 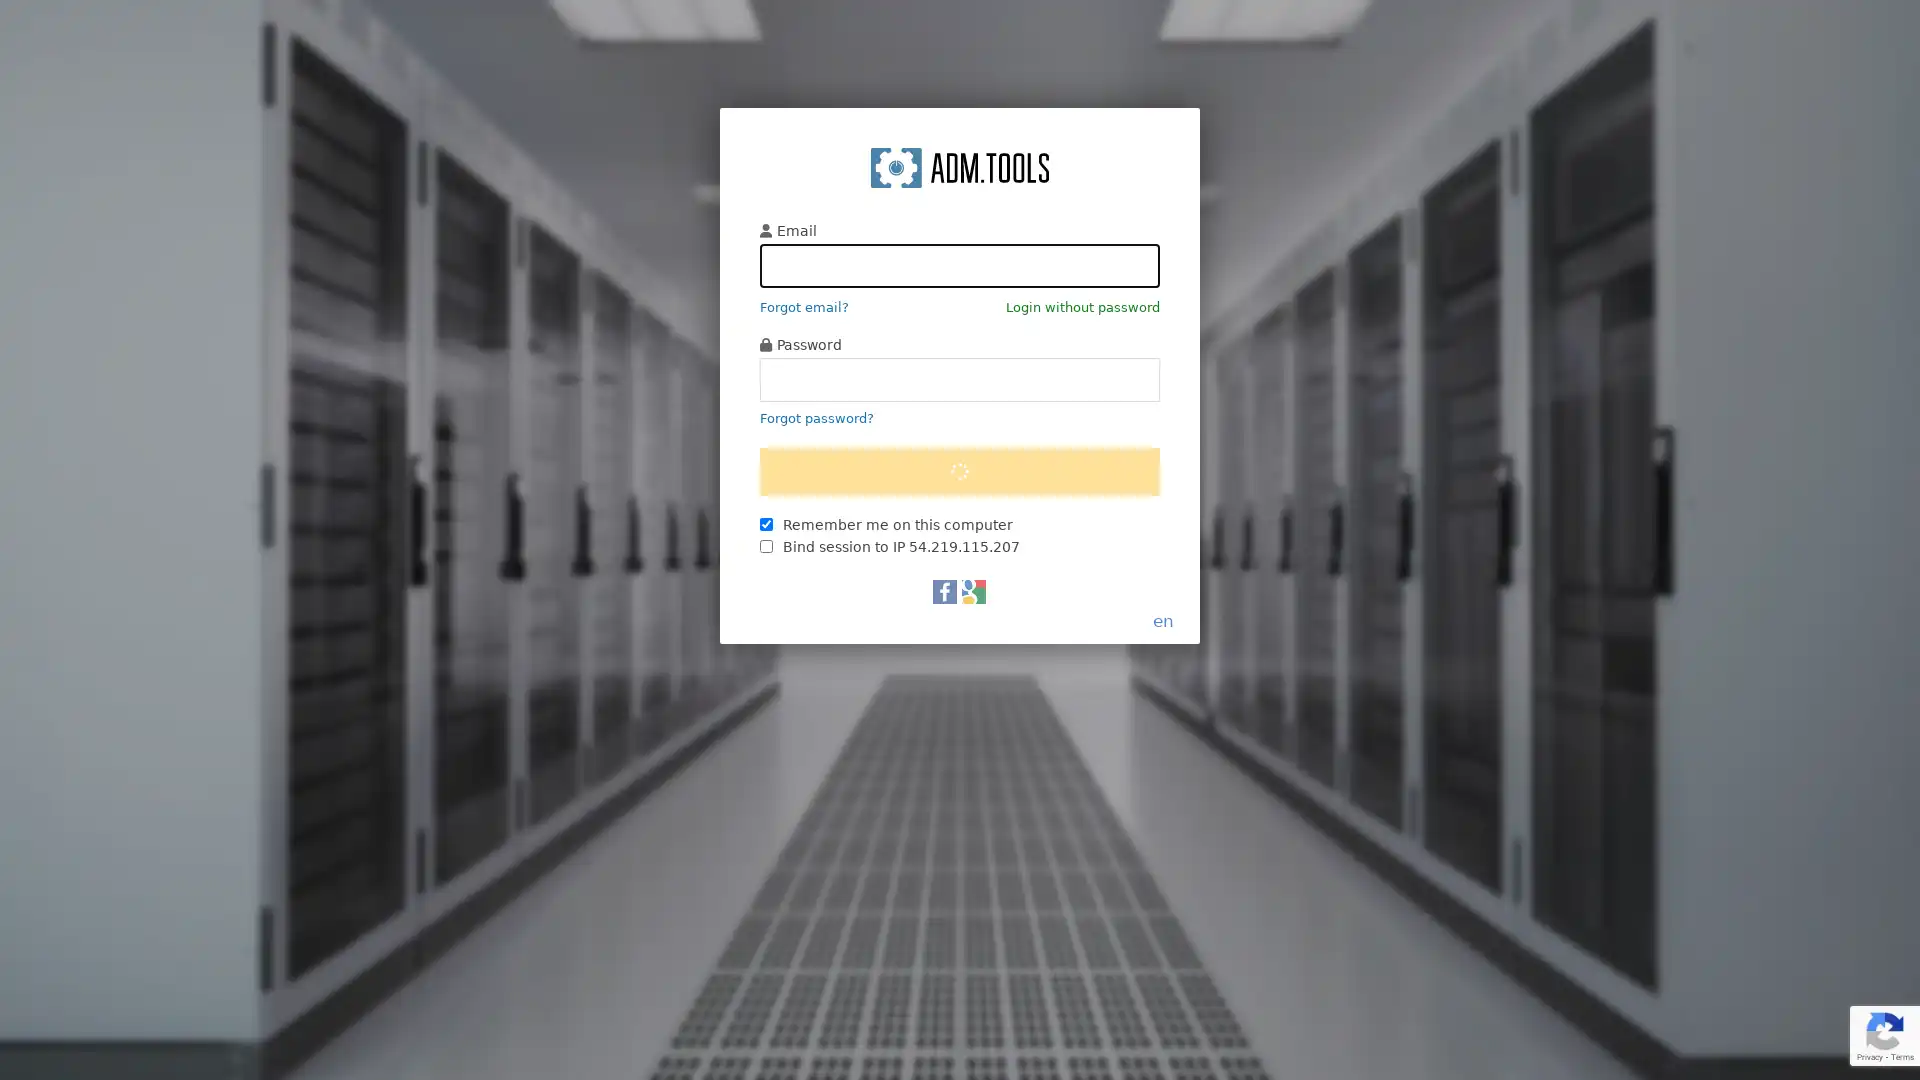 I want to click on Login, so click(x=960, y=563).